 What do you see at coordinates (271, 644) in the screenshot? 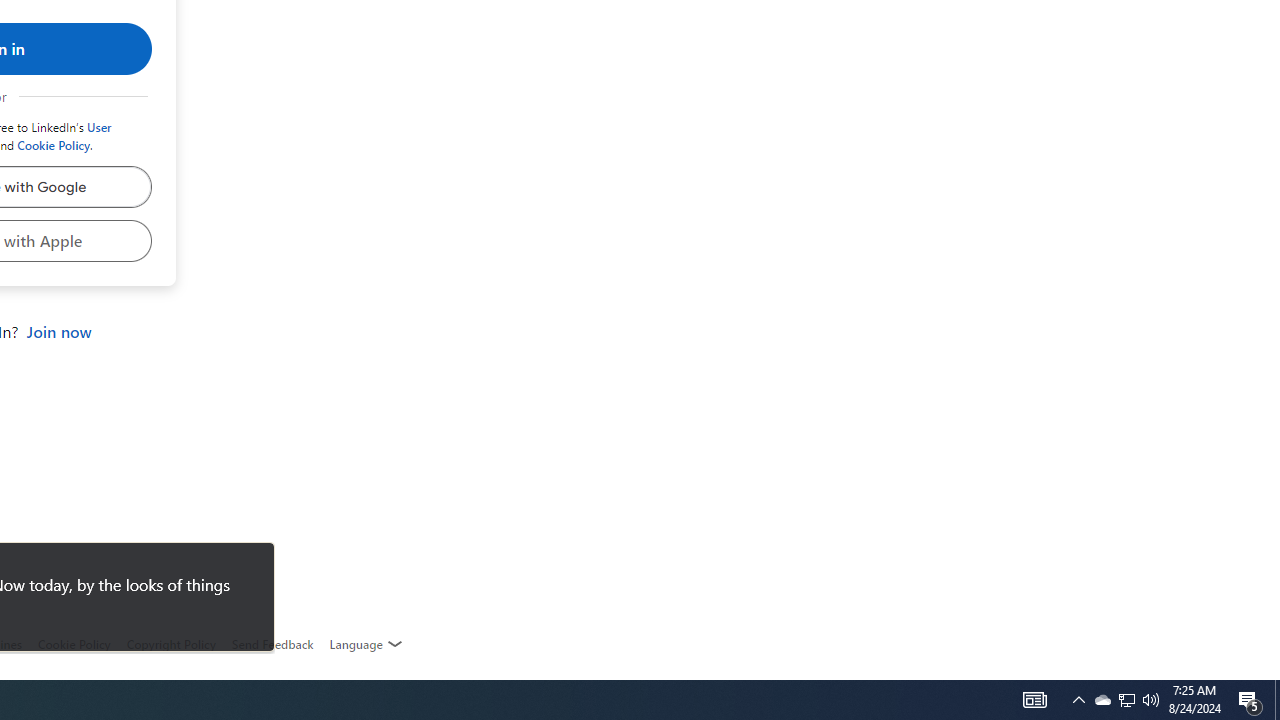
I see `'Send Feedback'` at bounding box center [271, 644].